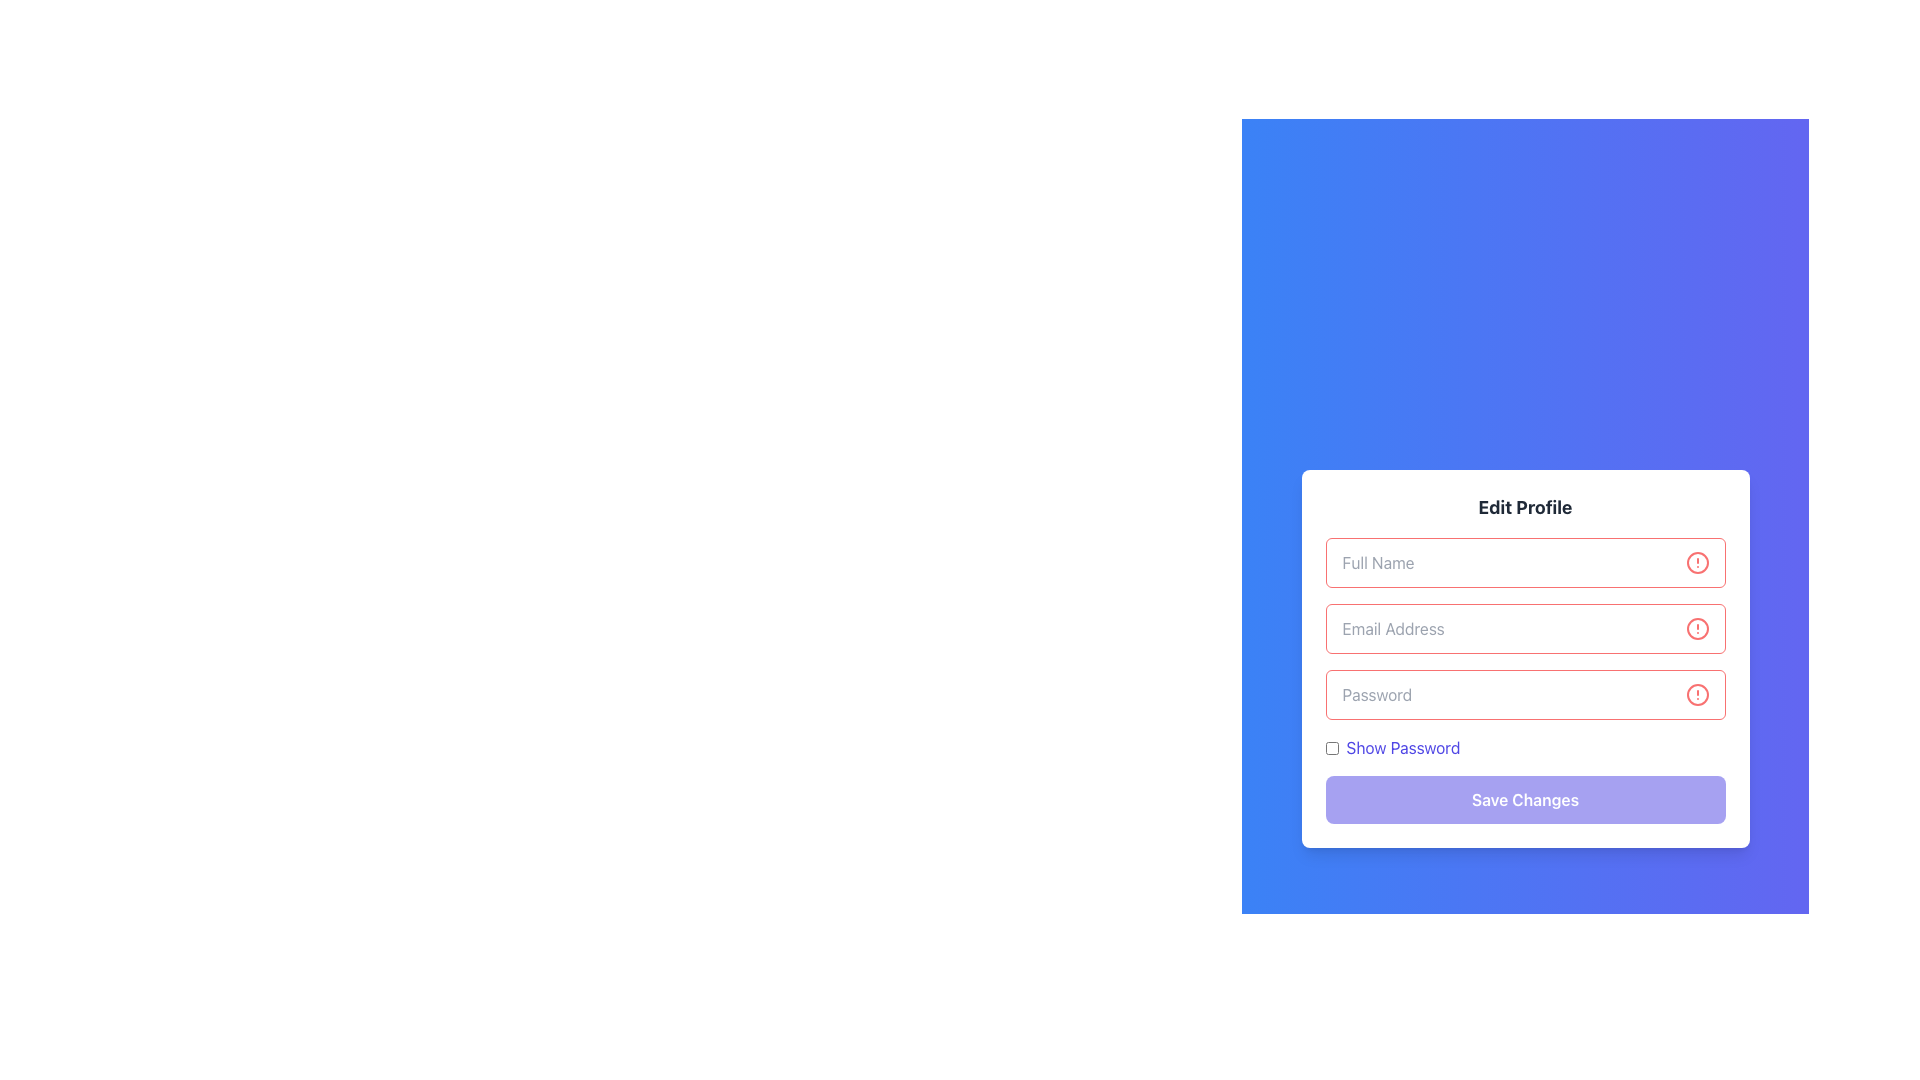  What do you see at coordinates (1696, 563) in the screenshot?
I see `the SVG Circle Graphic that serves as a warning or notification symbol, located immediately to the right of the 'Full Name' input field` at bounding box center [1696, 563].